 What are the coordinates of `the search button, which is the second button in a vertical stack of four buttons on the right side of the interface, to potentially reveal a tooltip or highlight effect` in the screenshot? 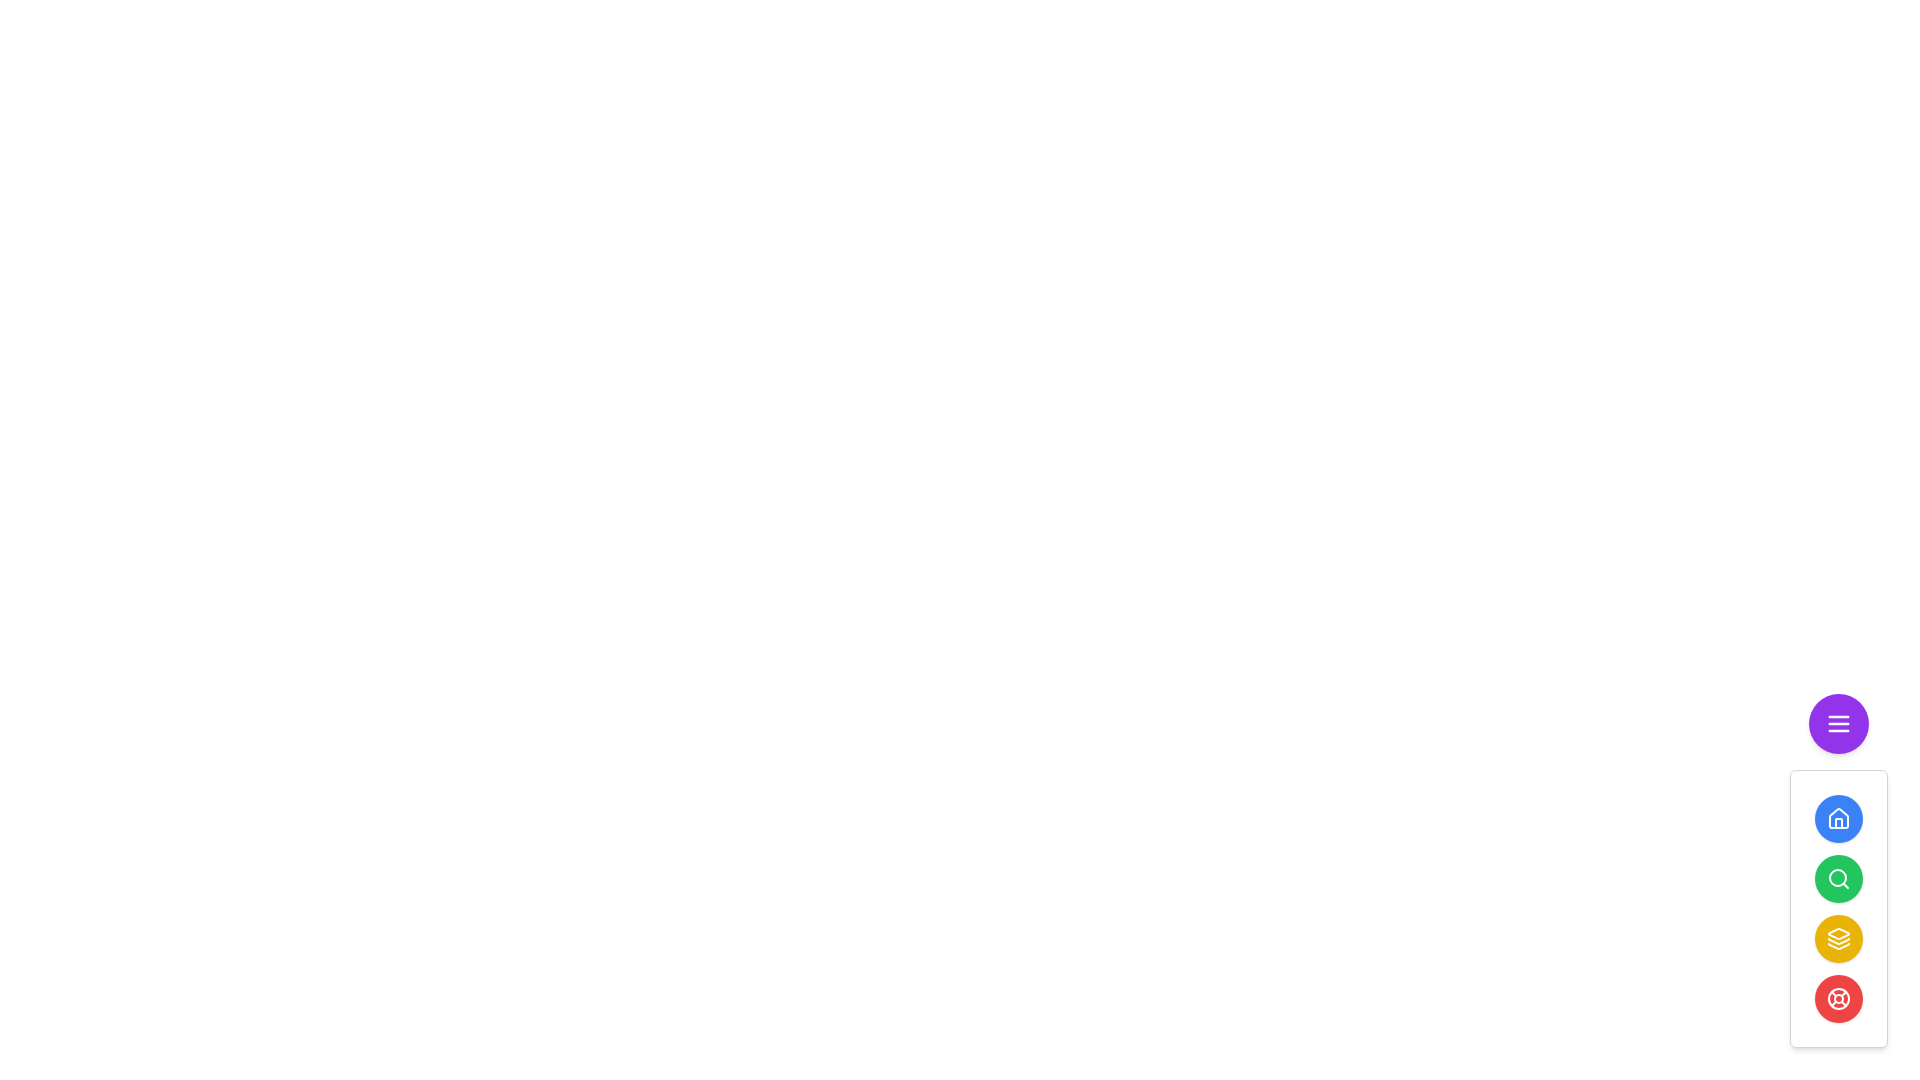 It's located at (1838, 878).